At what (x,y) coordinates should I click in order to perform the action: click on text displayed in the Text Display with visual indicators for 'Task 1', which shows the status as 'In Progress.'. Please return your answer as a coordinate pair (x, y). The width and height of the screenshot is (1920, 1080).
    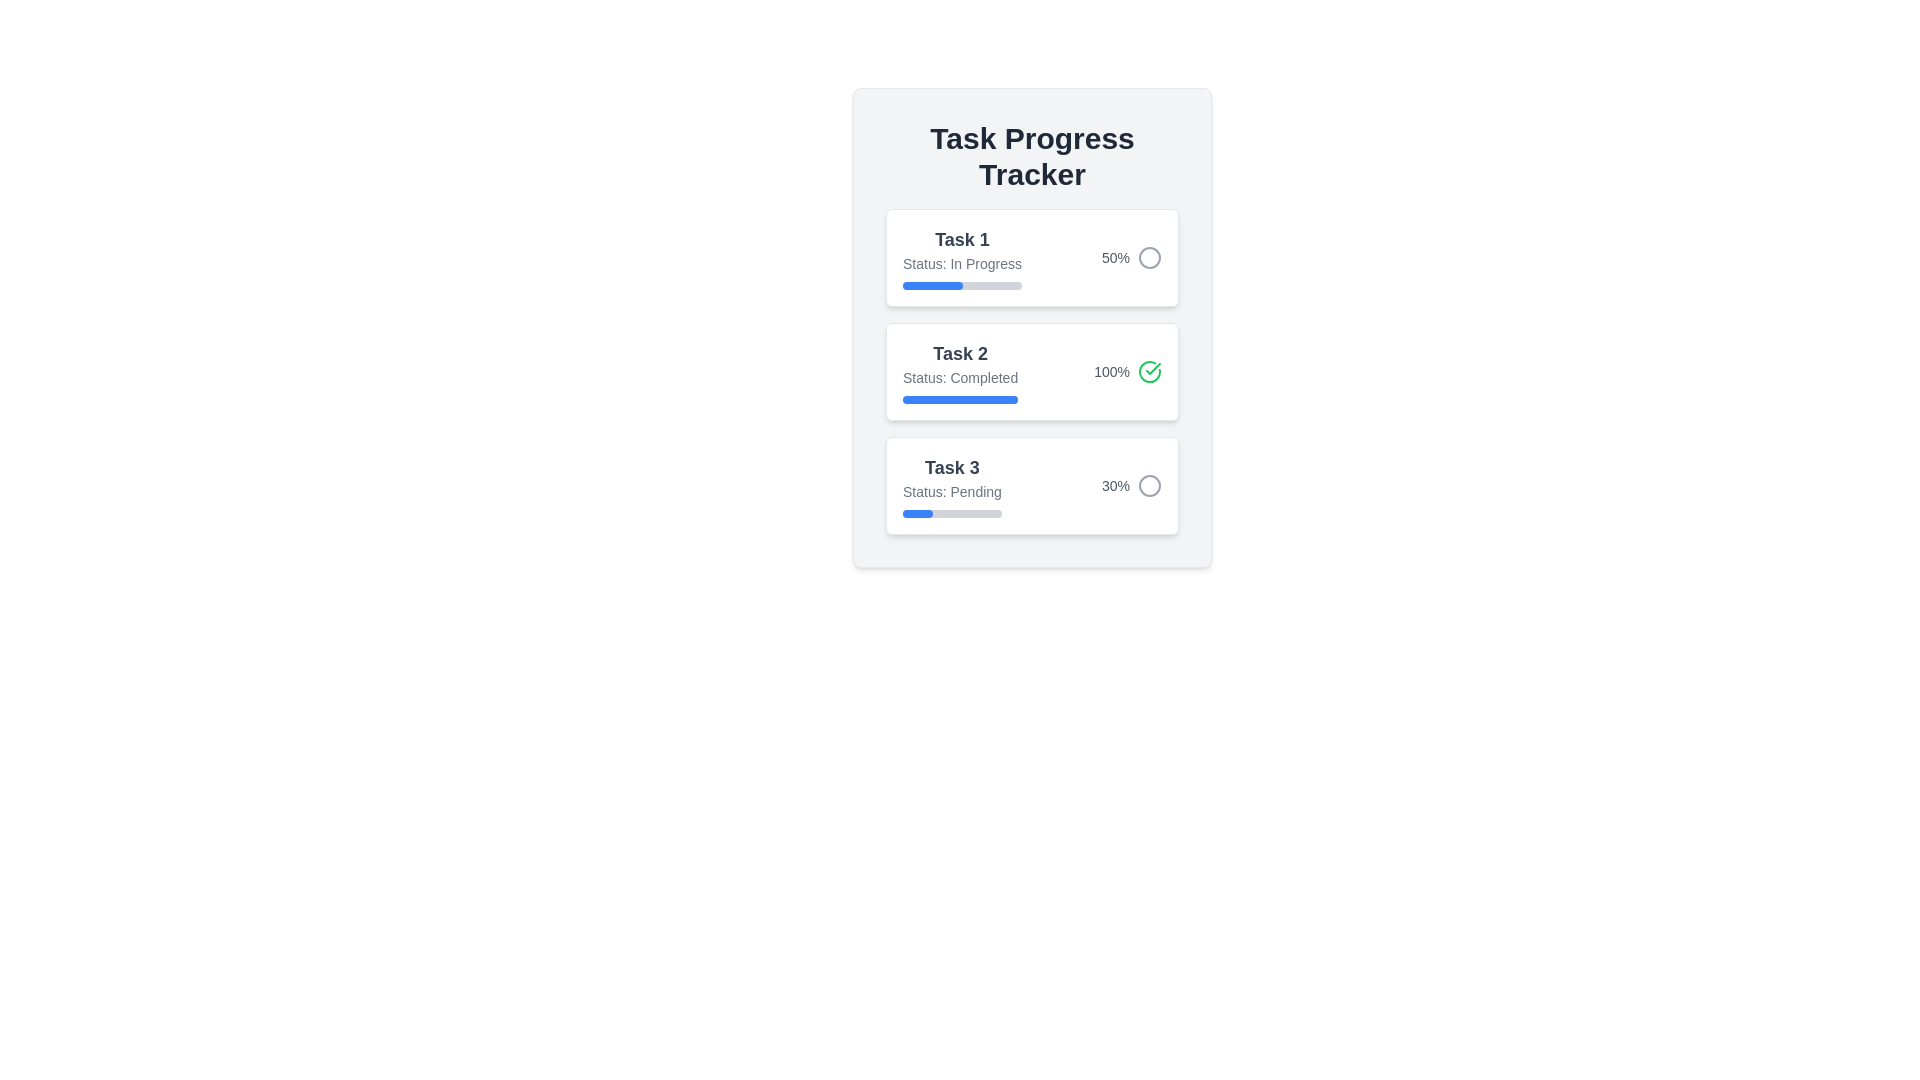
    Looking at the image, I should click on (962, 257).